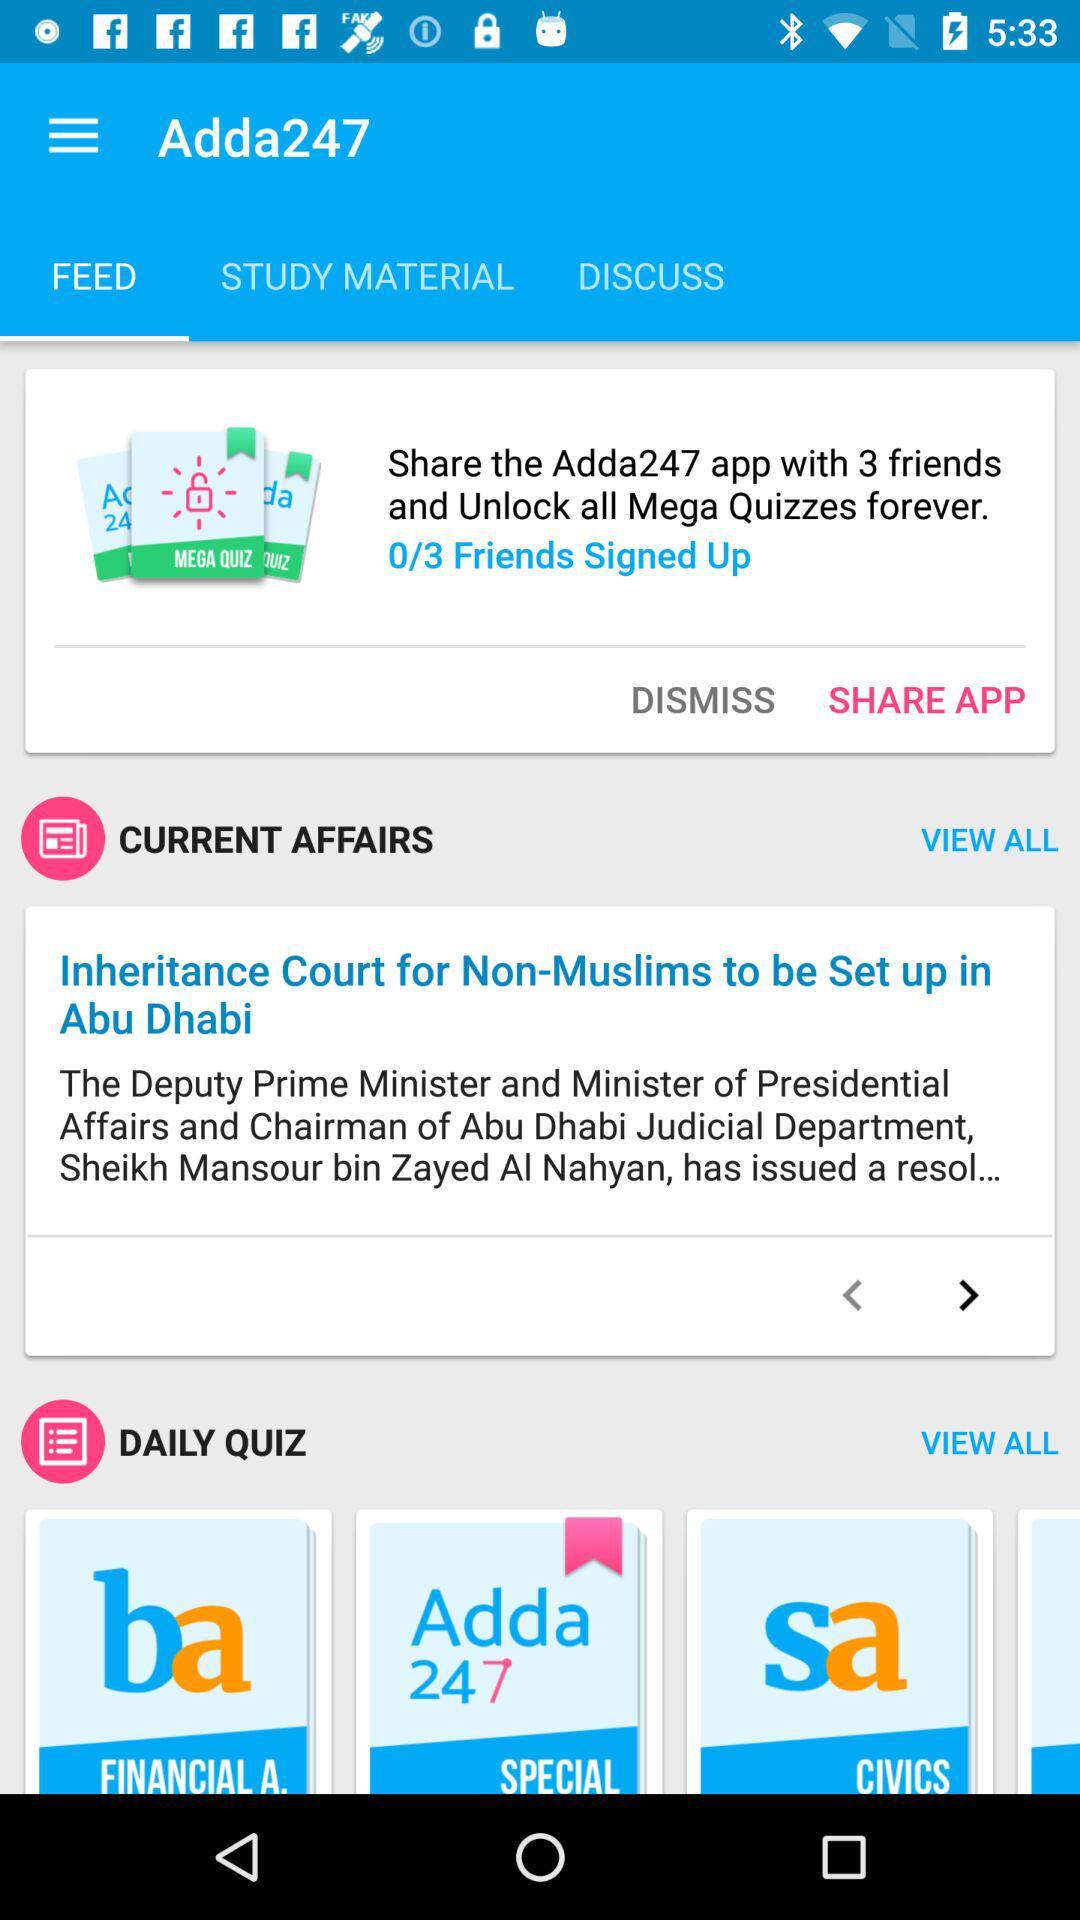  I want to click on the arrow_forward icon, so click(967, 1295).